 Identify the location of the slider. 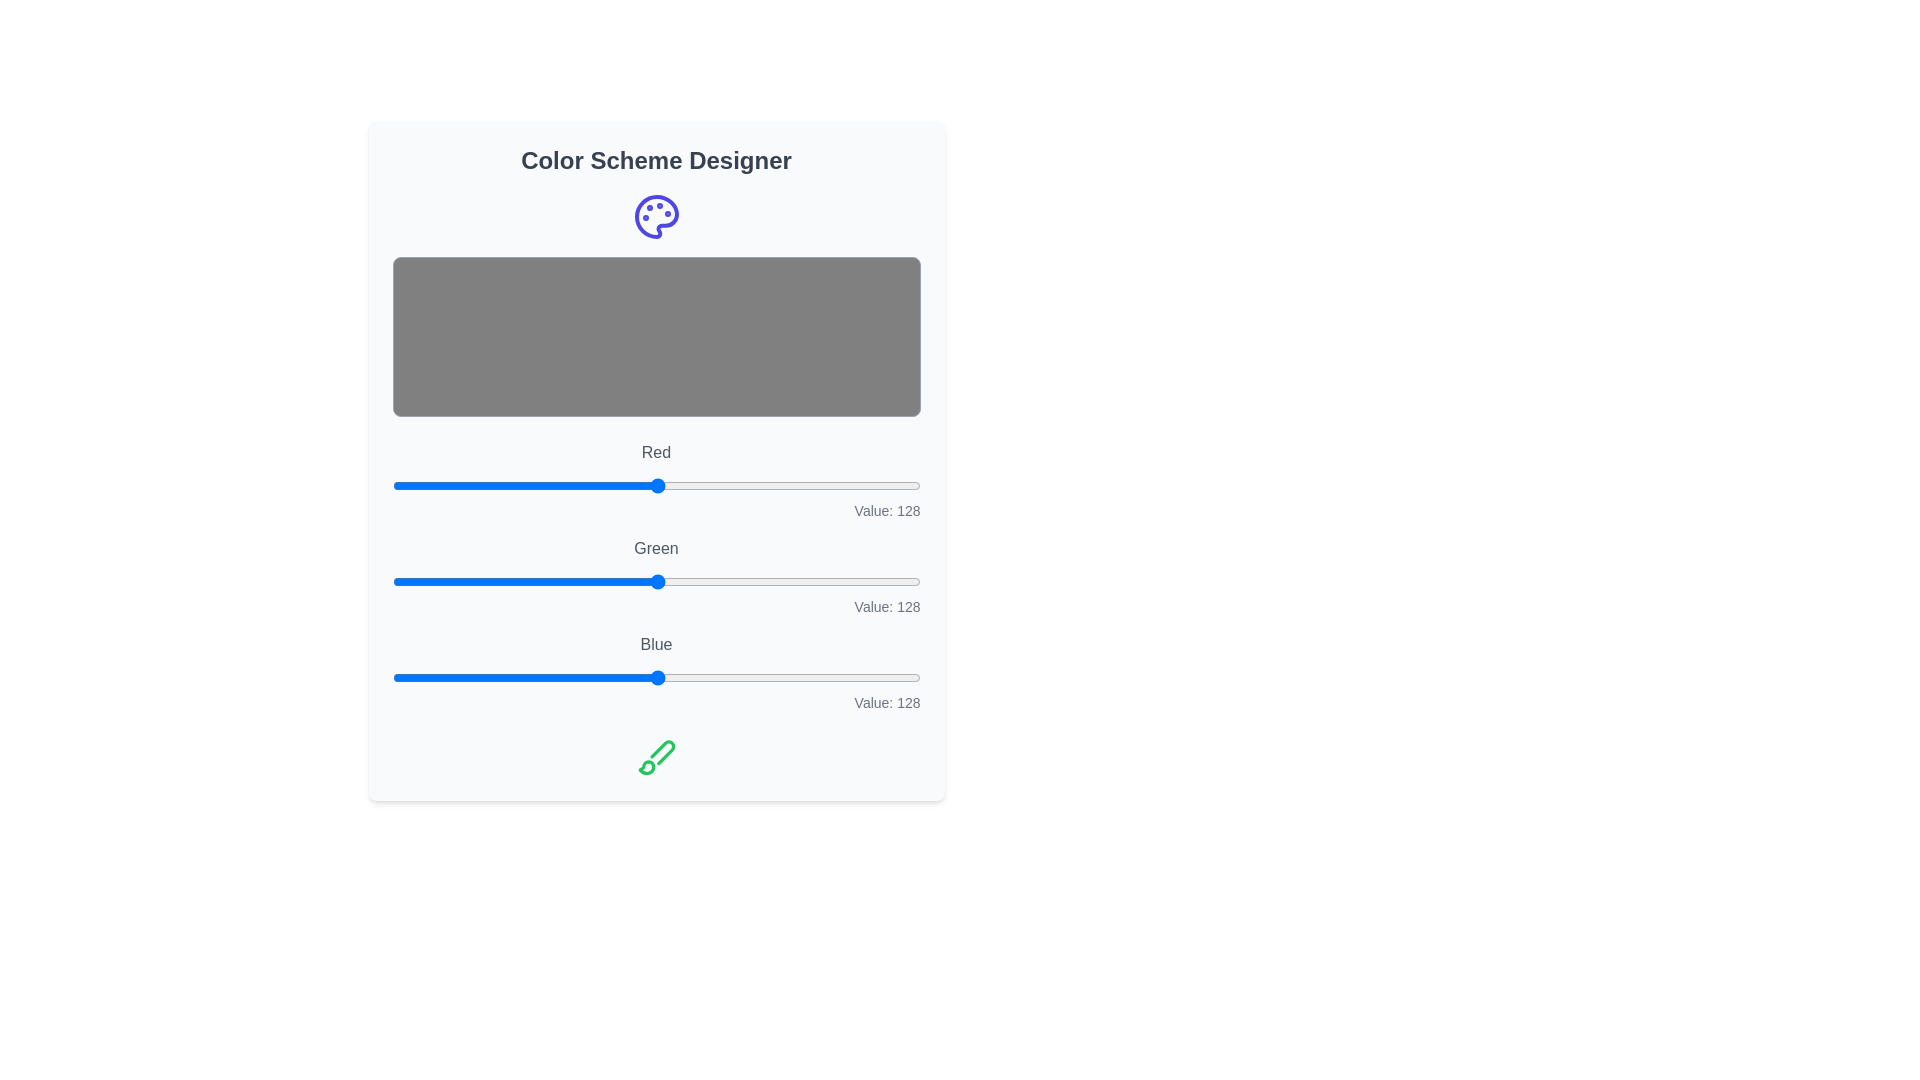
(581, 582).